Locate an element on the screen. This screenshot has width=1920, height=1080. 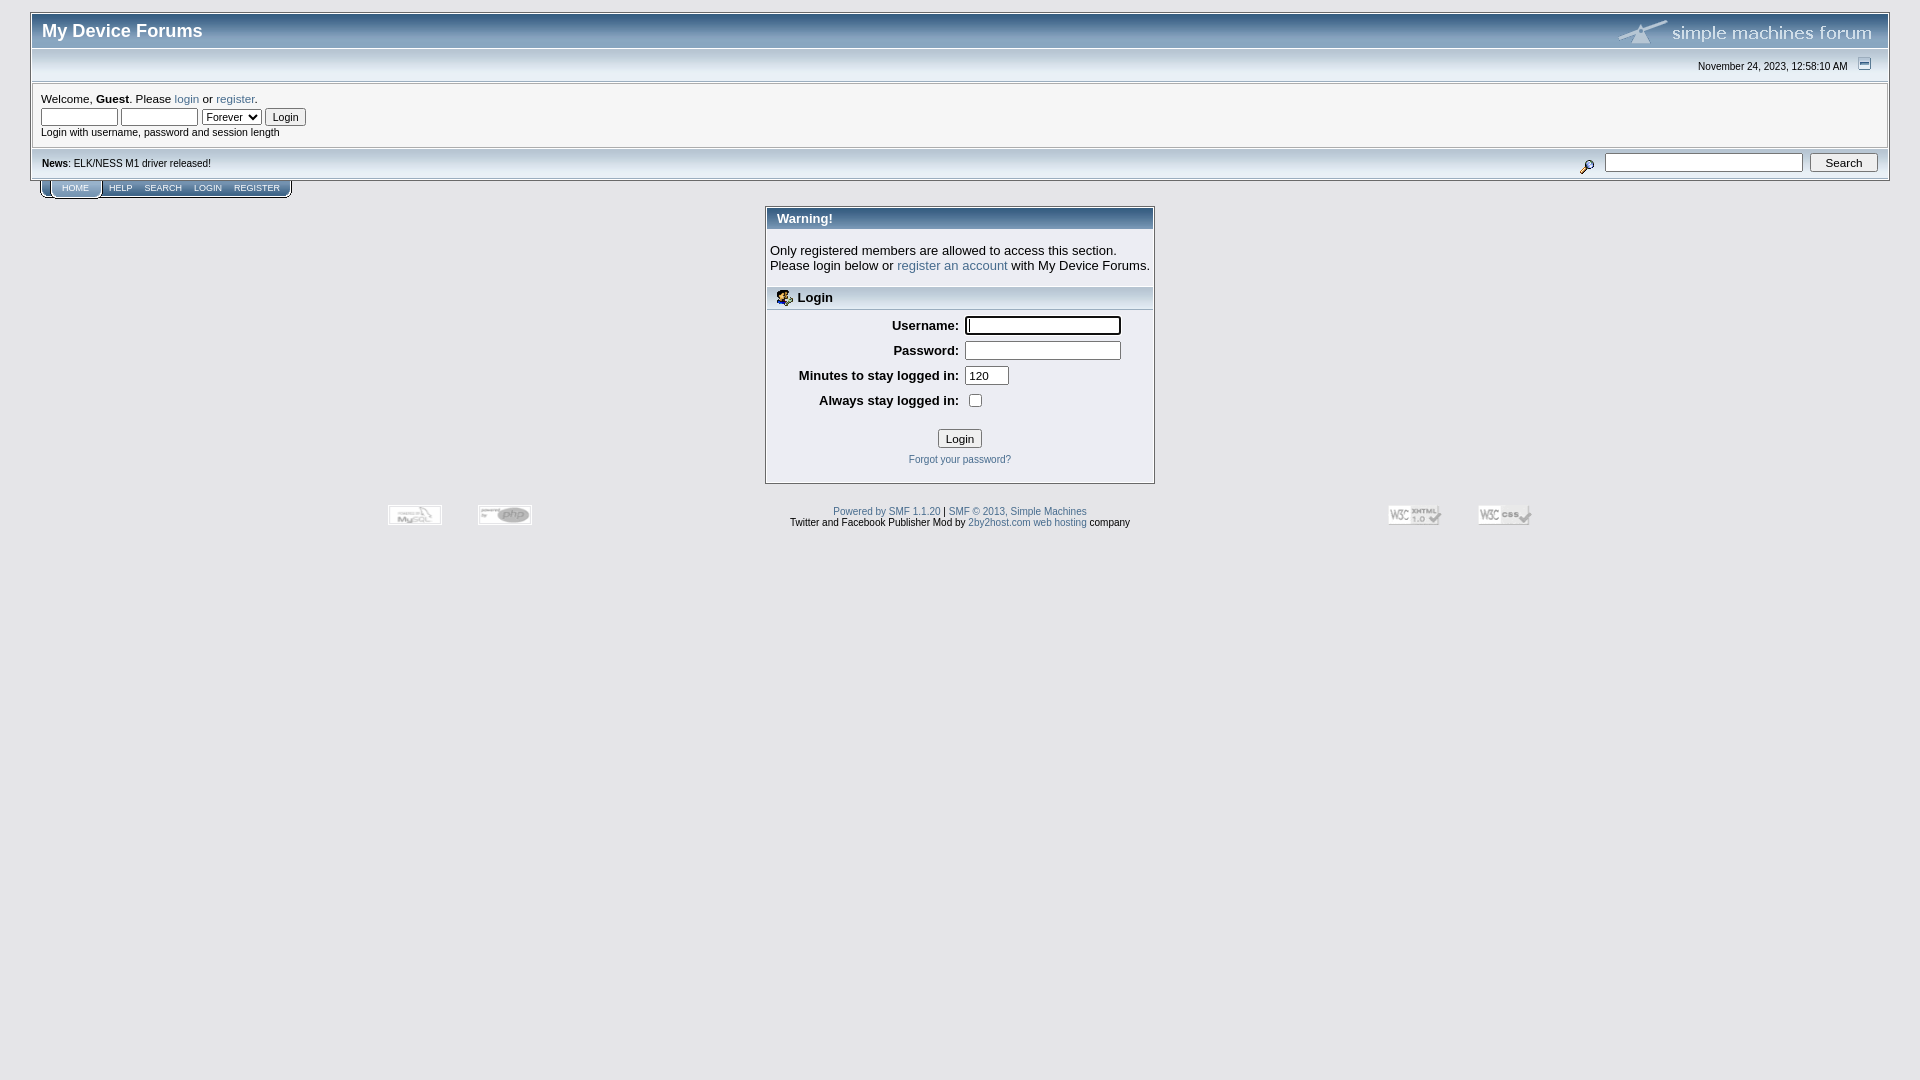
'Login' is located at coordinates (285, 116).